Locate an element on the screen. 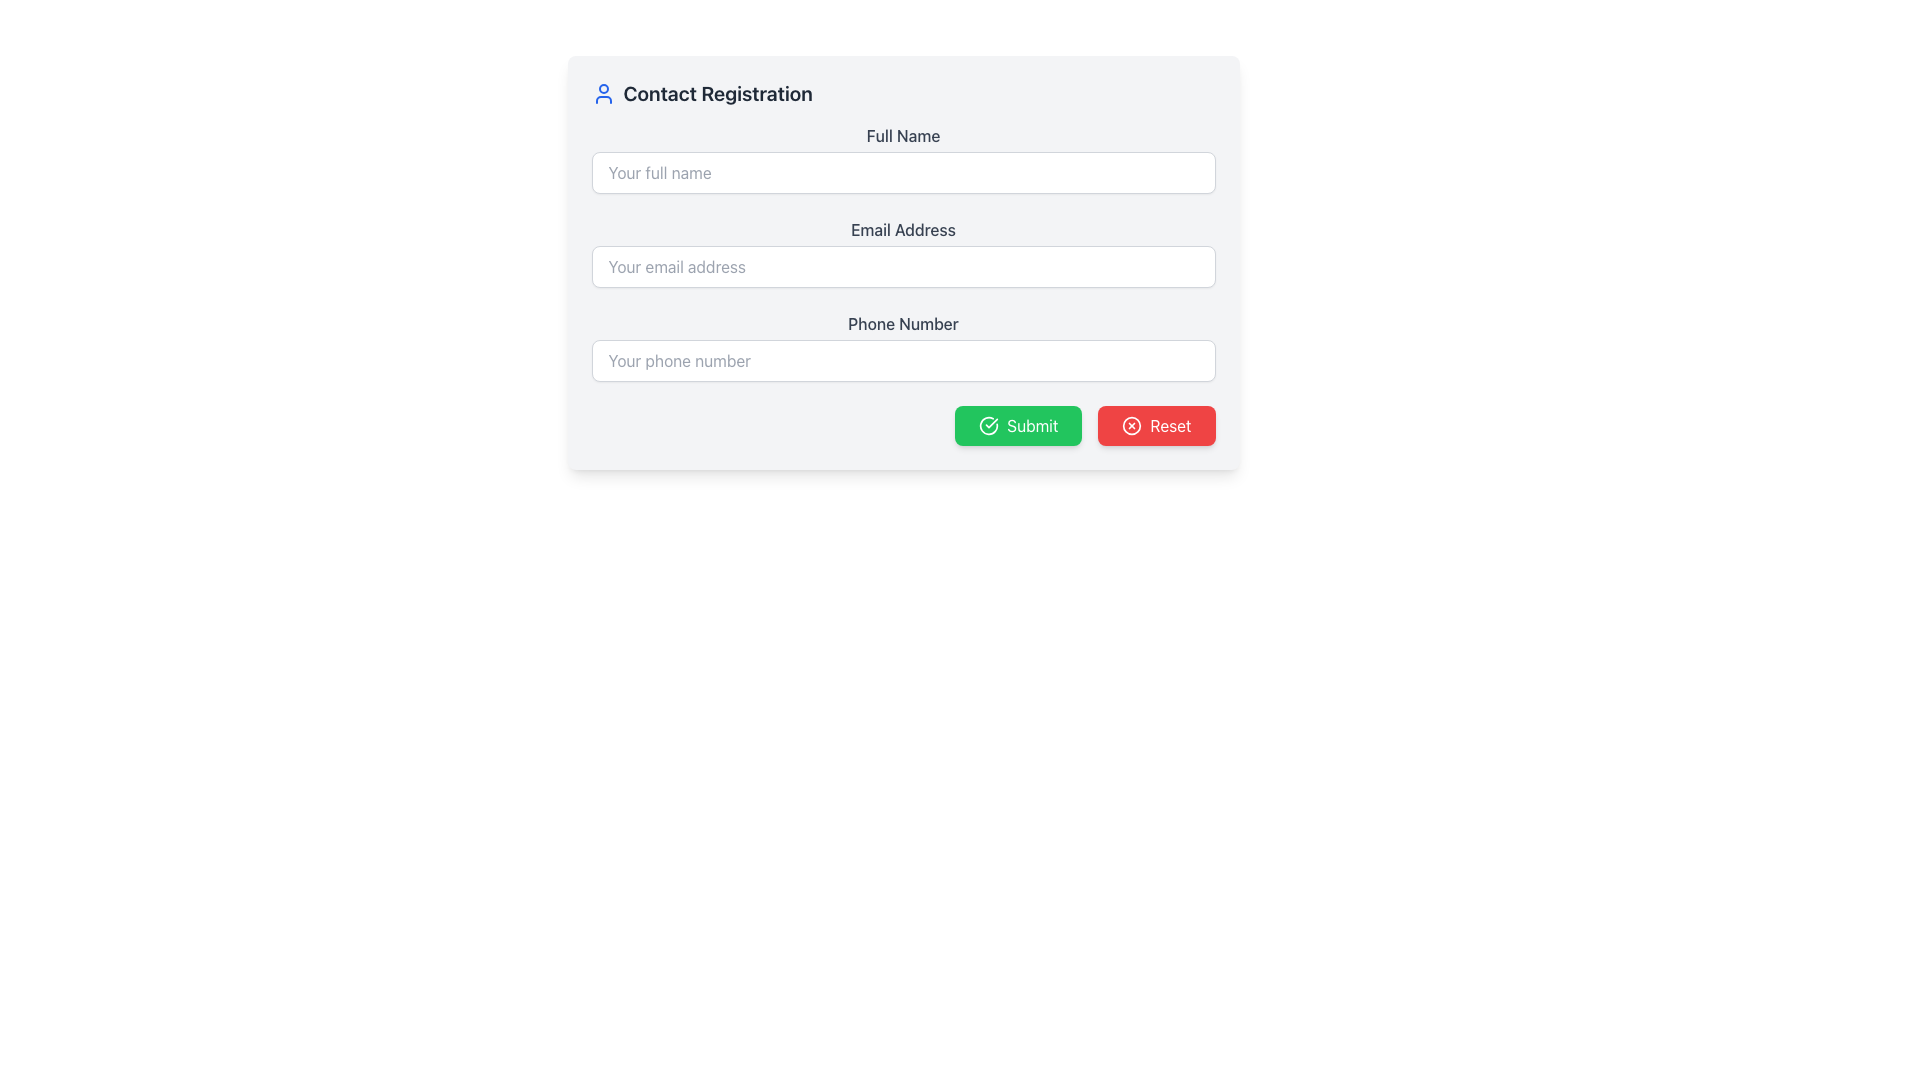 The width and height of the screenshot is (1920, 1080). the red rectangular 'Reset' button with rounded corners is located at coordinates (1156, 424).